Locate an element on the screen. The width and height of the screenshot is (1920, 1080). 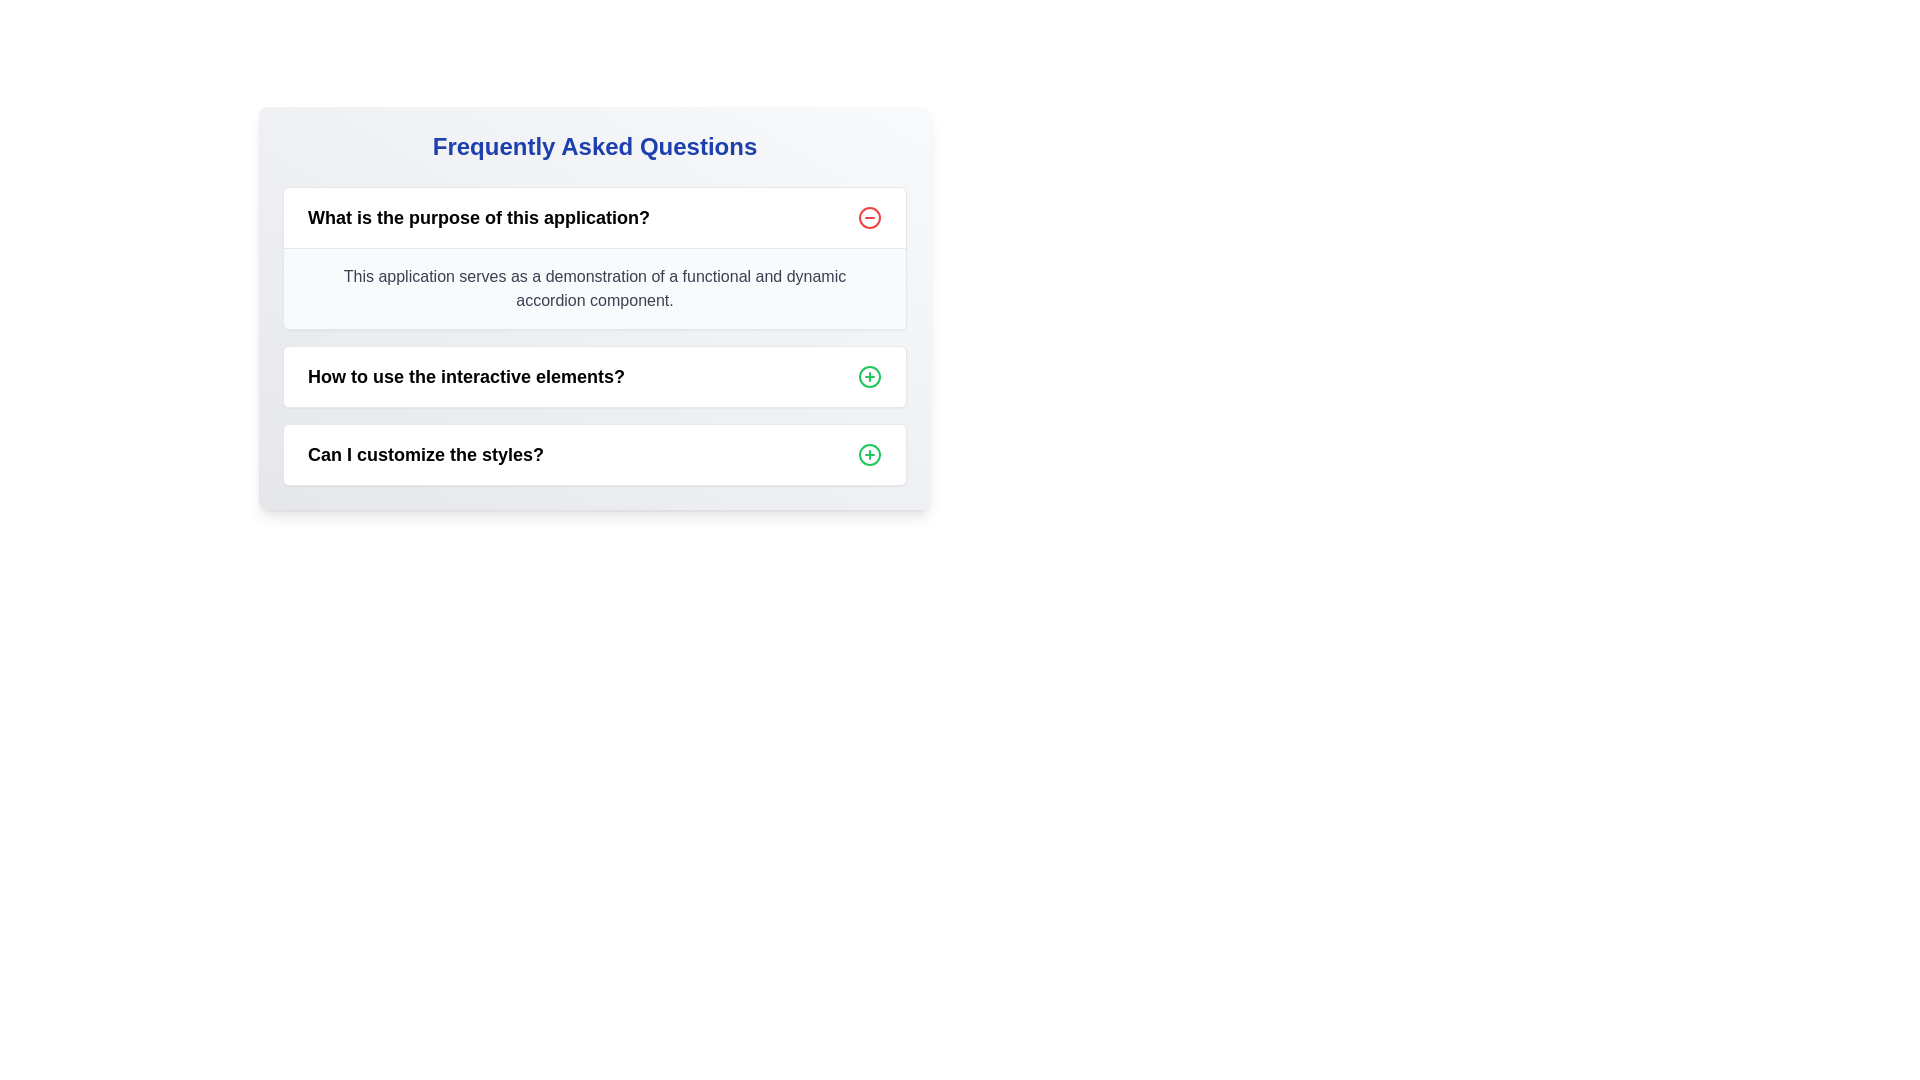
the question in the 'Frequently Asked Questions' section is located at coordinates (594, 308).